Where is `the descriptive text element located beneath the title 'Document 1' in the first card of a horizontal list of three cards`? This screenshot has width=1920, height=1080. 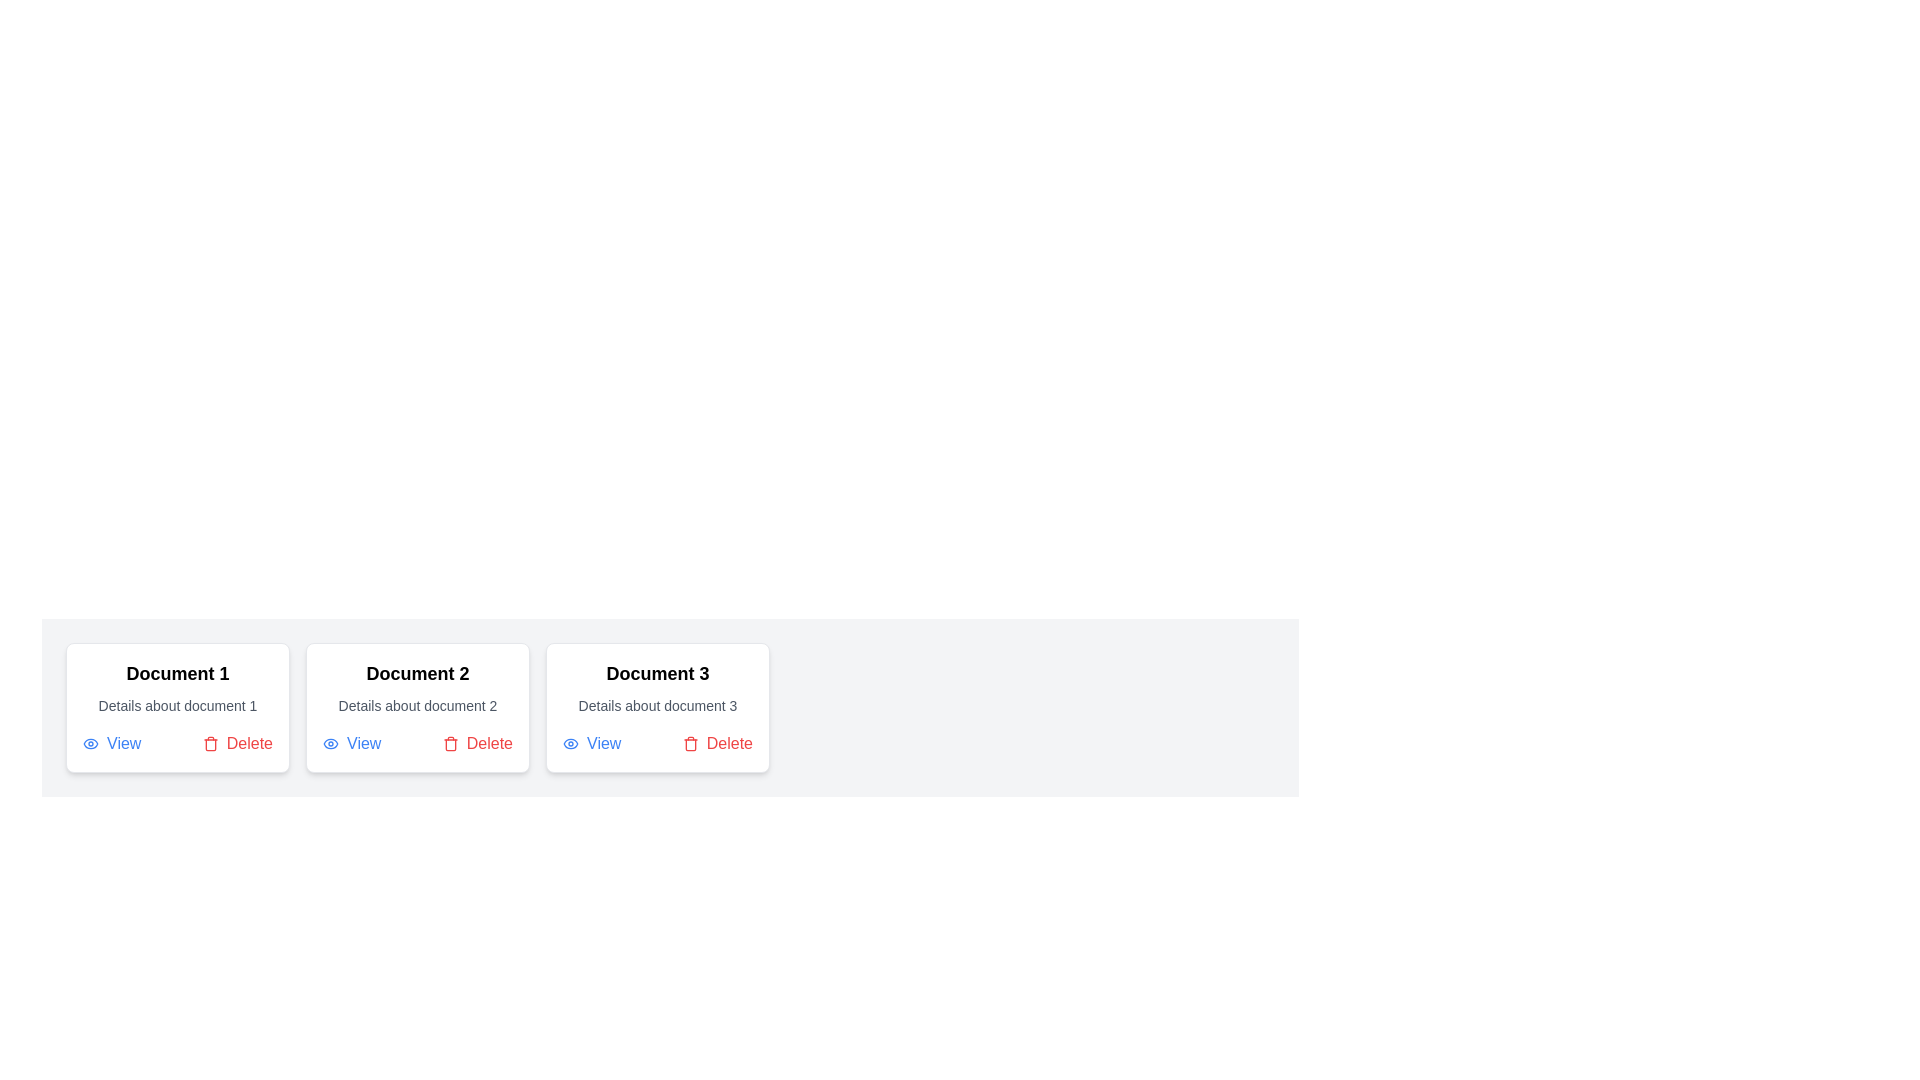 the descriptive text element located beneath the title 'Document 1' in the first card of a horizontal list of three cards is located at coordinates (177, 704).